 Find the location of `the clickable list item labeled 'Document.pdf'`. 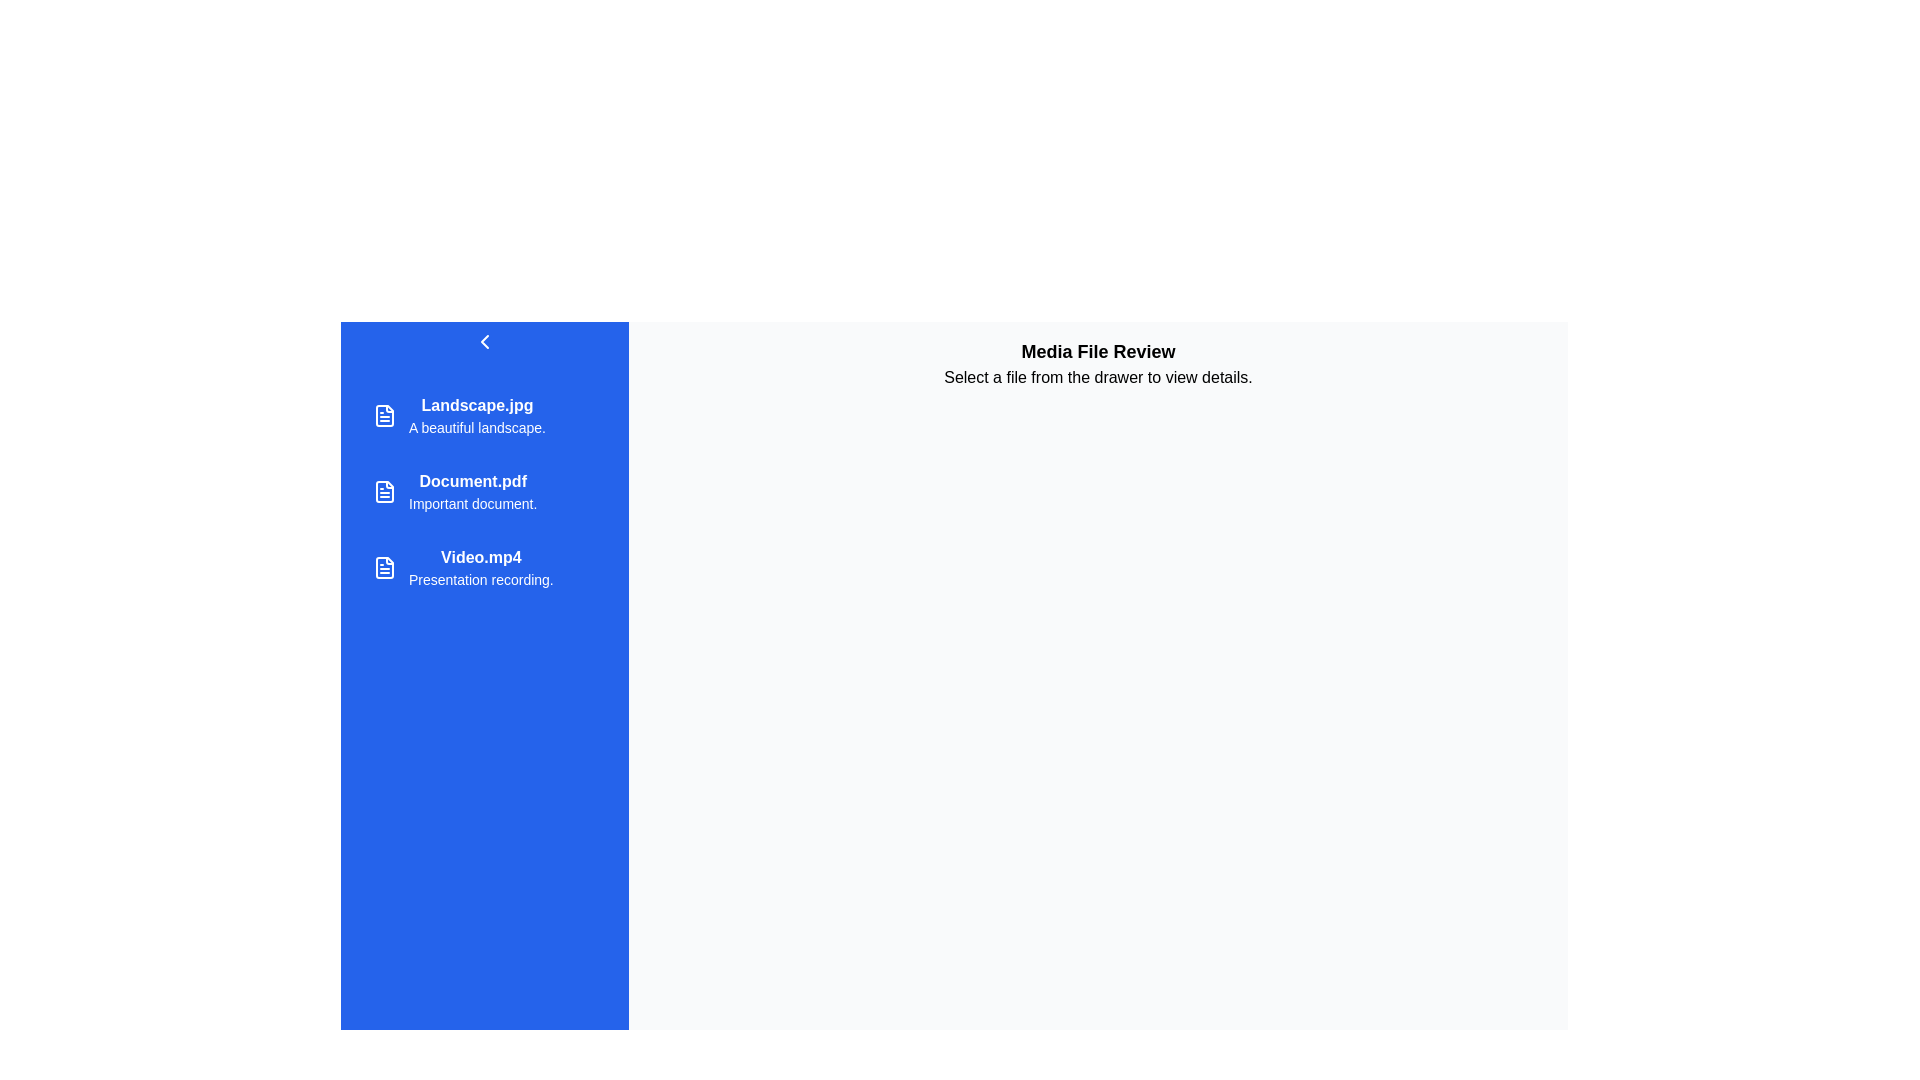

the clickable list item labeled 'Document.pdf' is located at coordinates (484, 492).